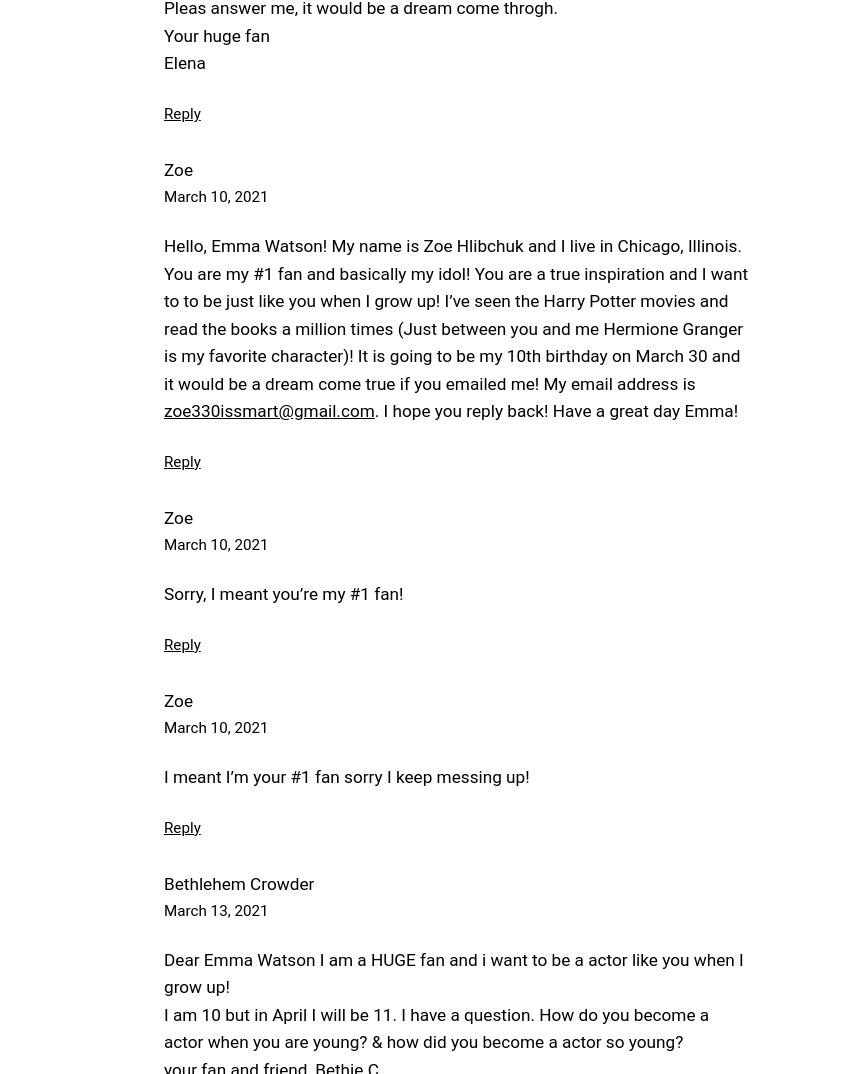  What do you see at coordinates (216, 34) in the screenshot?
I see `'Your huge fan'` at bounding box center [216, 34].